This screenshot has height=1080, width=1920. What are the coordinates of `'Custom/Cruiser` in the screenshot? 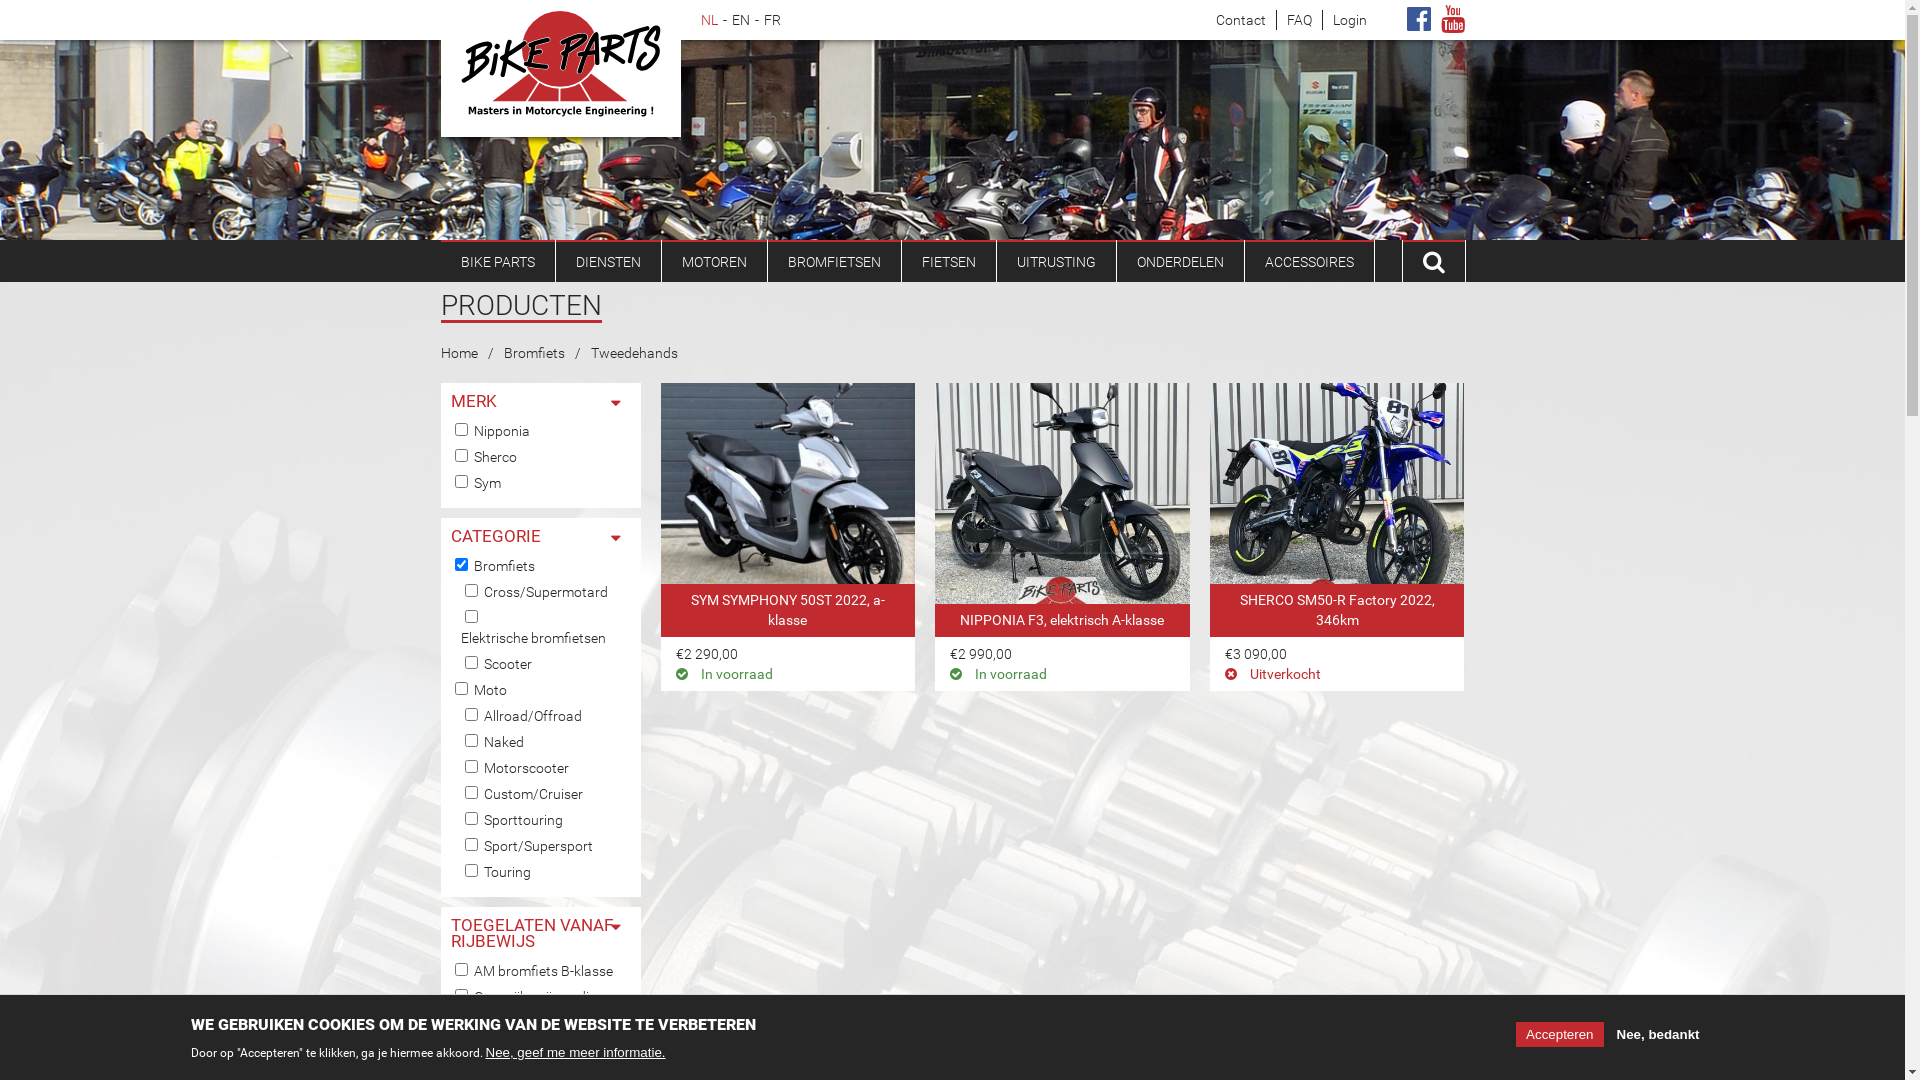 It's located at (533, 793).